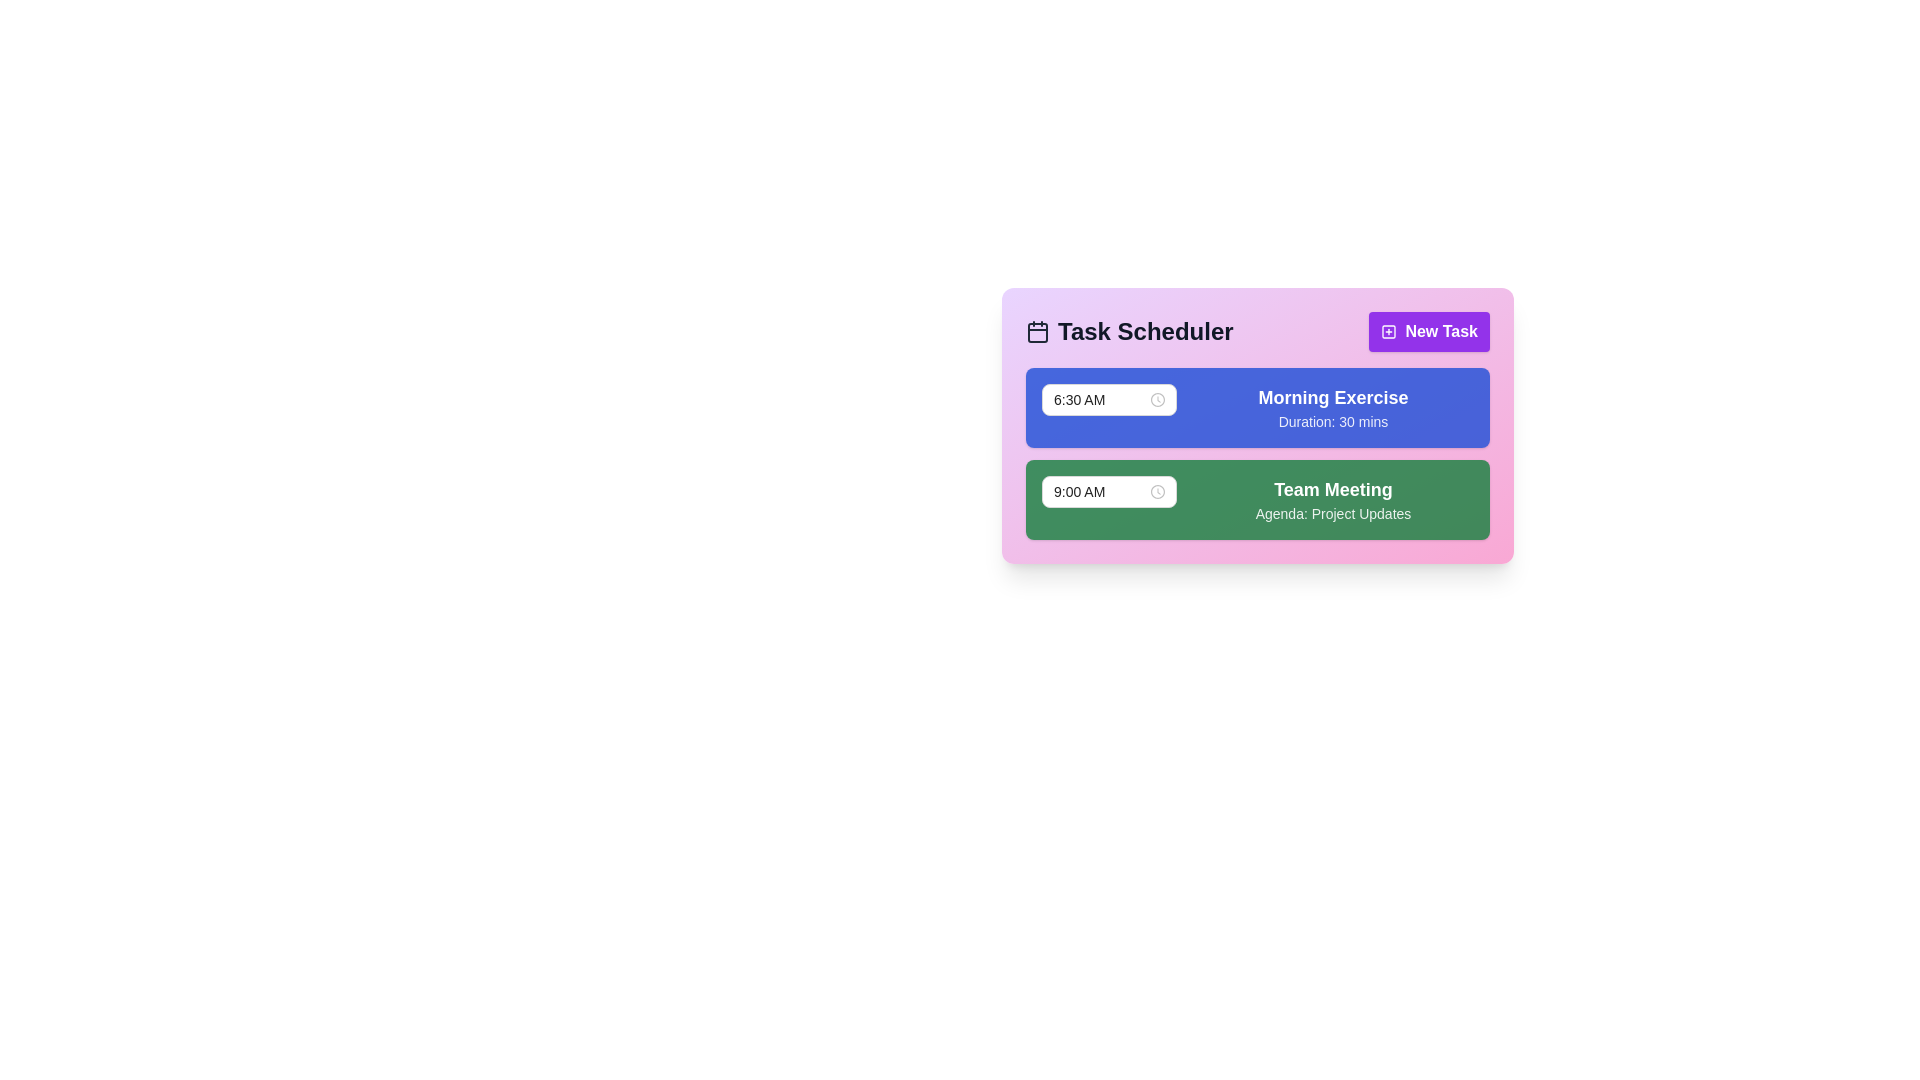  Describe the element at coordinates (1037, 331) in the screenshot. I see `the decorative calendar icon element located in the top-left corner of the card, above the 'Task Scheduler' text` at that location.